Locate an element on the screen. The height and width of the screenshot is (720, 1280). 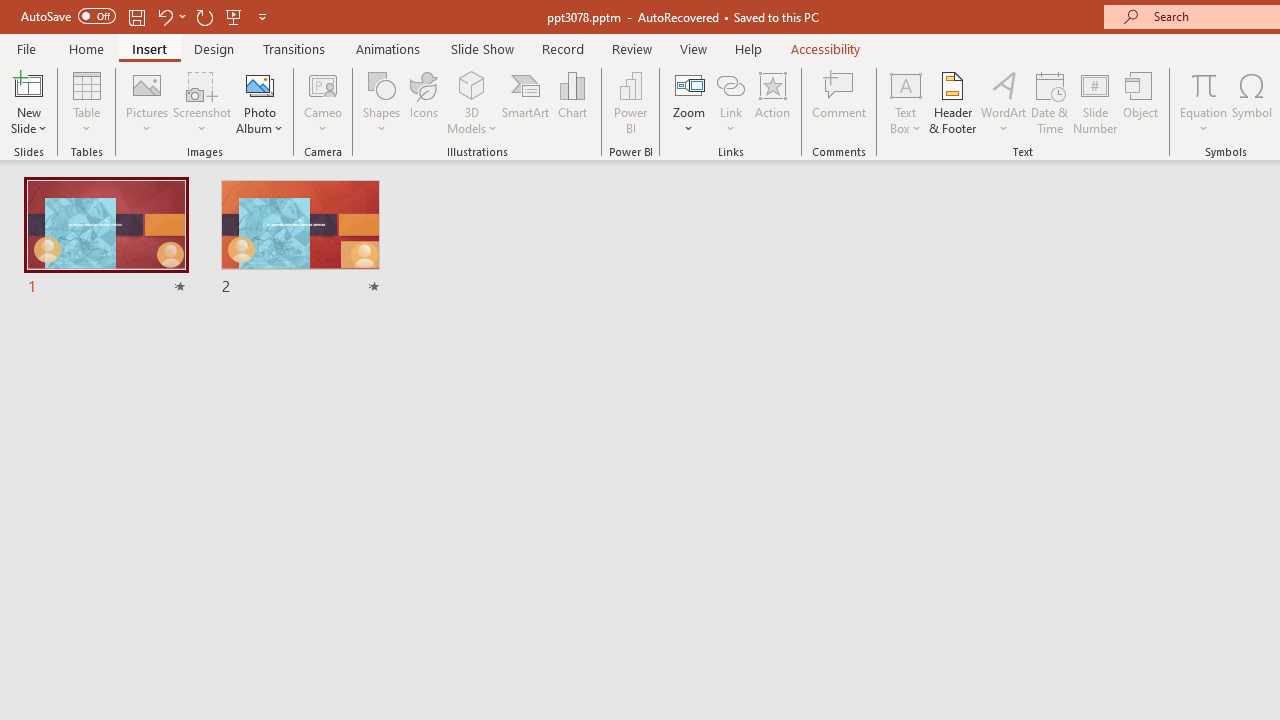
'Link' is located at coordinates (730, 103).